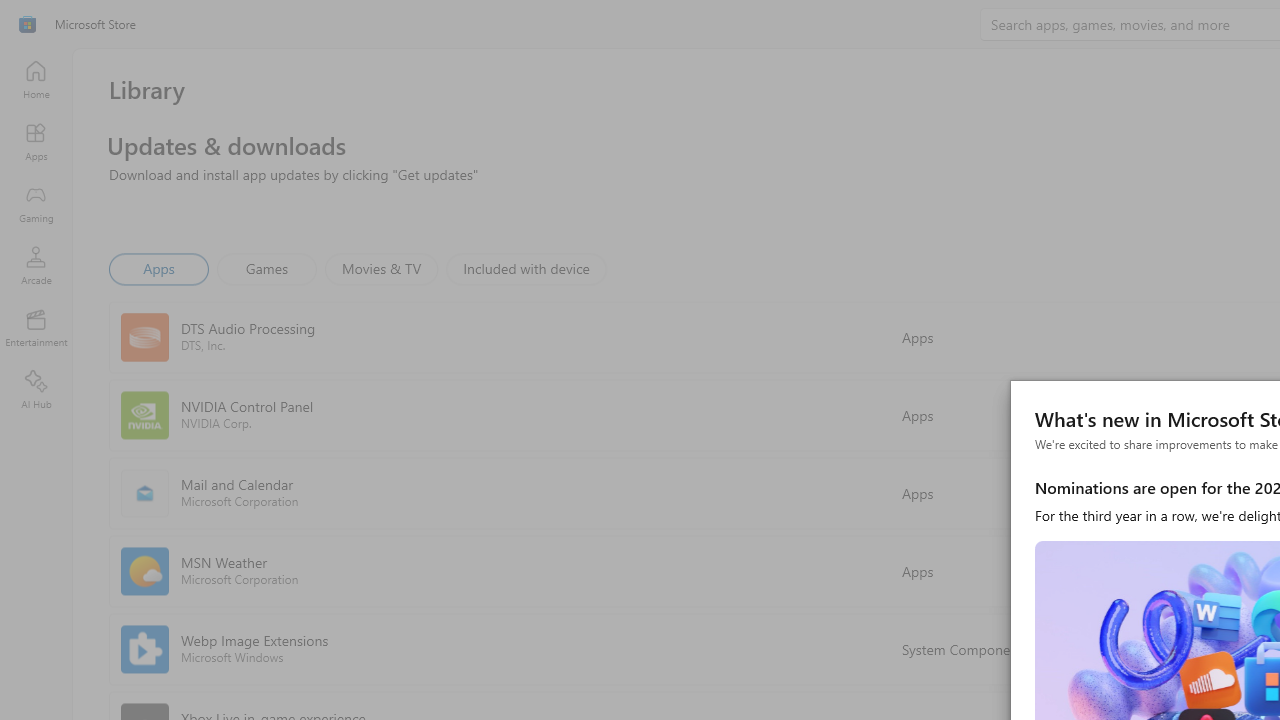  What do you see at coordinates (35, 78) in the screenshot?
I see `'Home'` at bounding box center [35, 78].